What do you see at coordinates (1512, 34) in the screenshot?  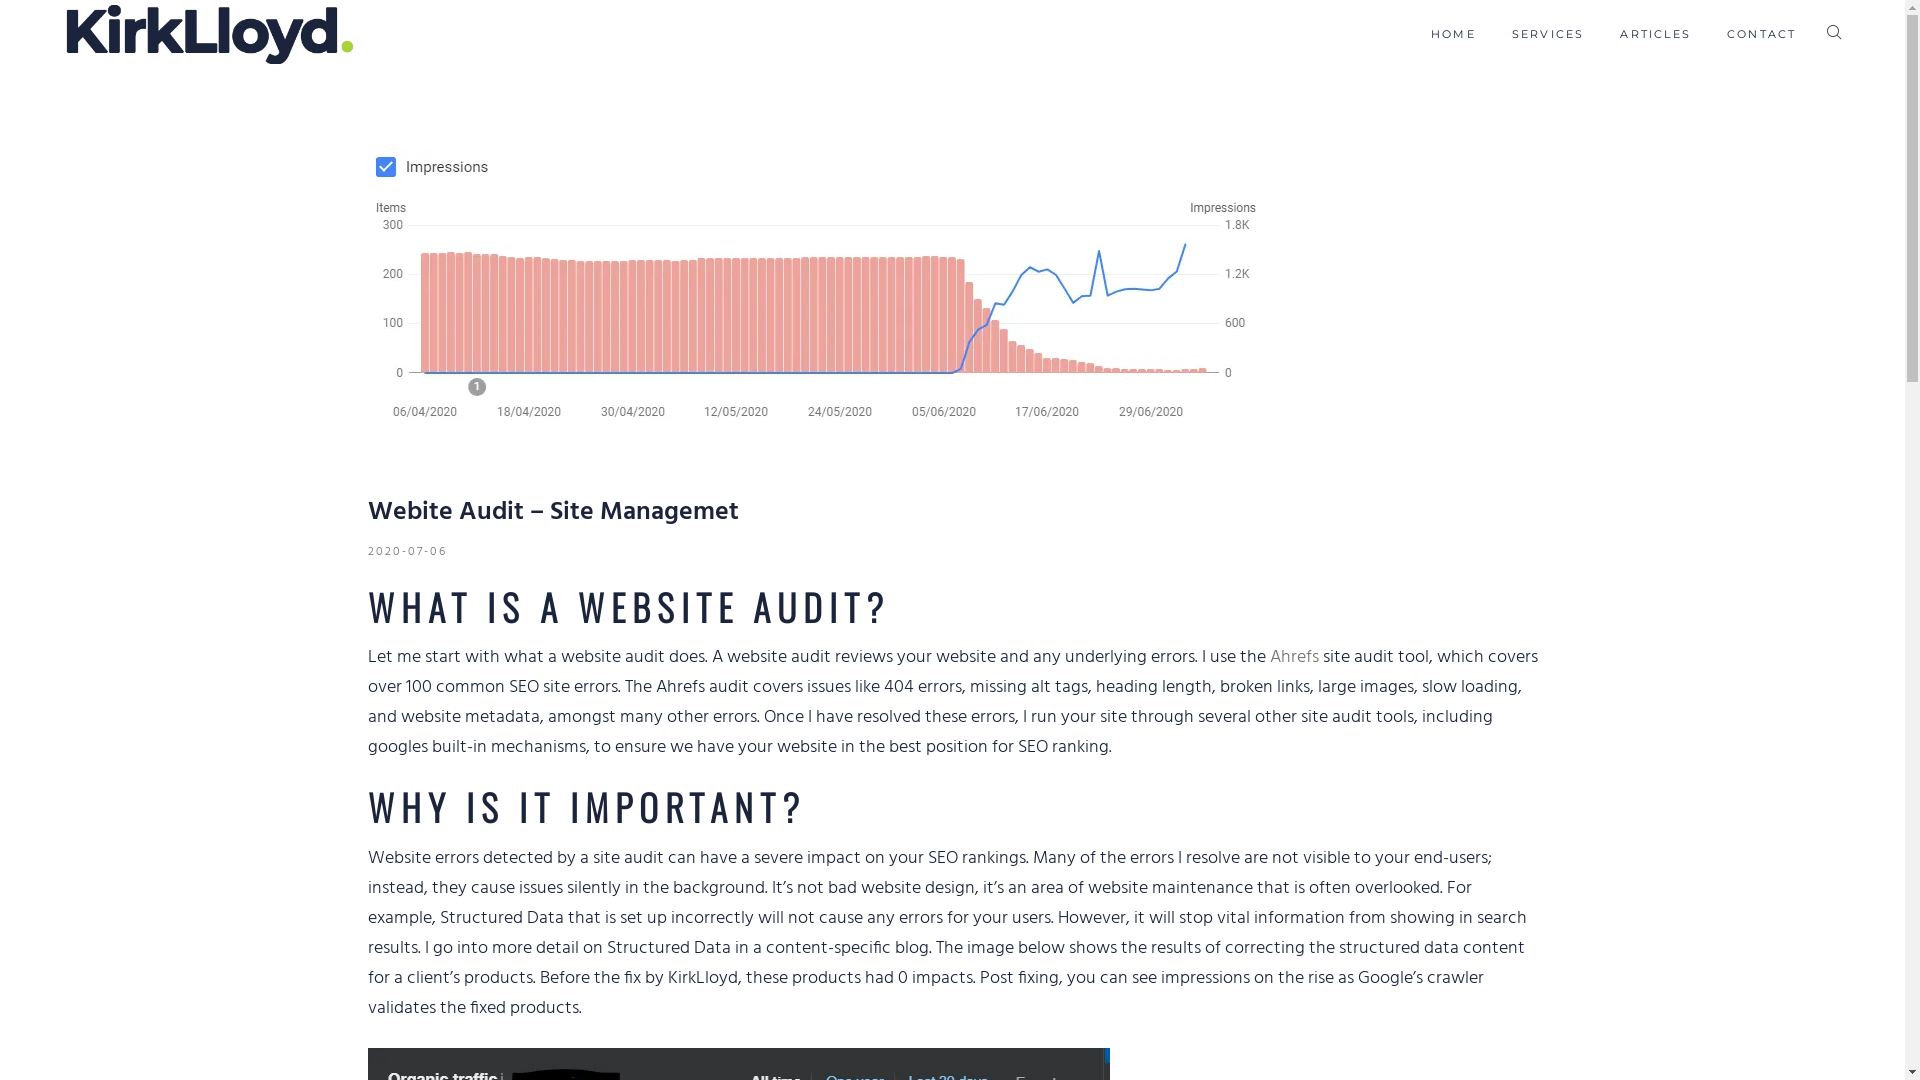 I see `'SERVICES'` at bounding box center [1512, 34].